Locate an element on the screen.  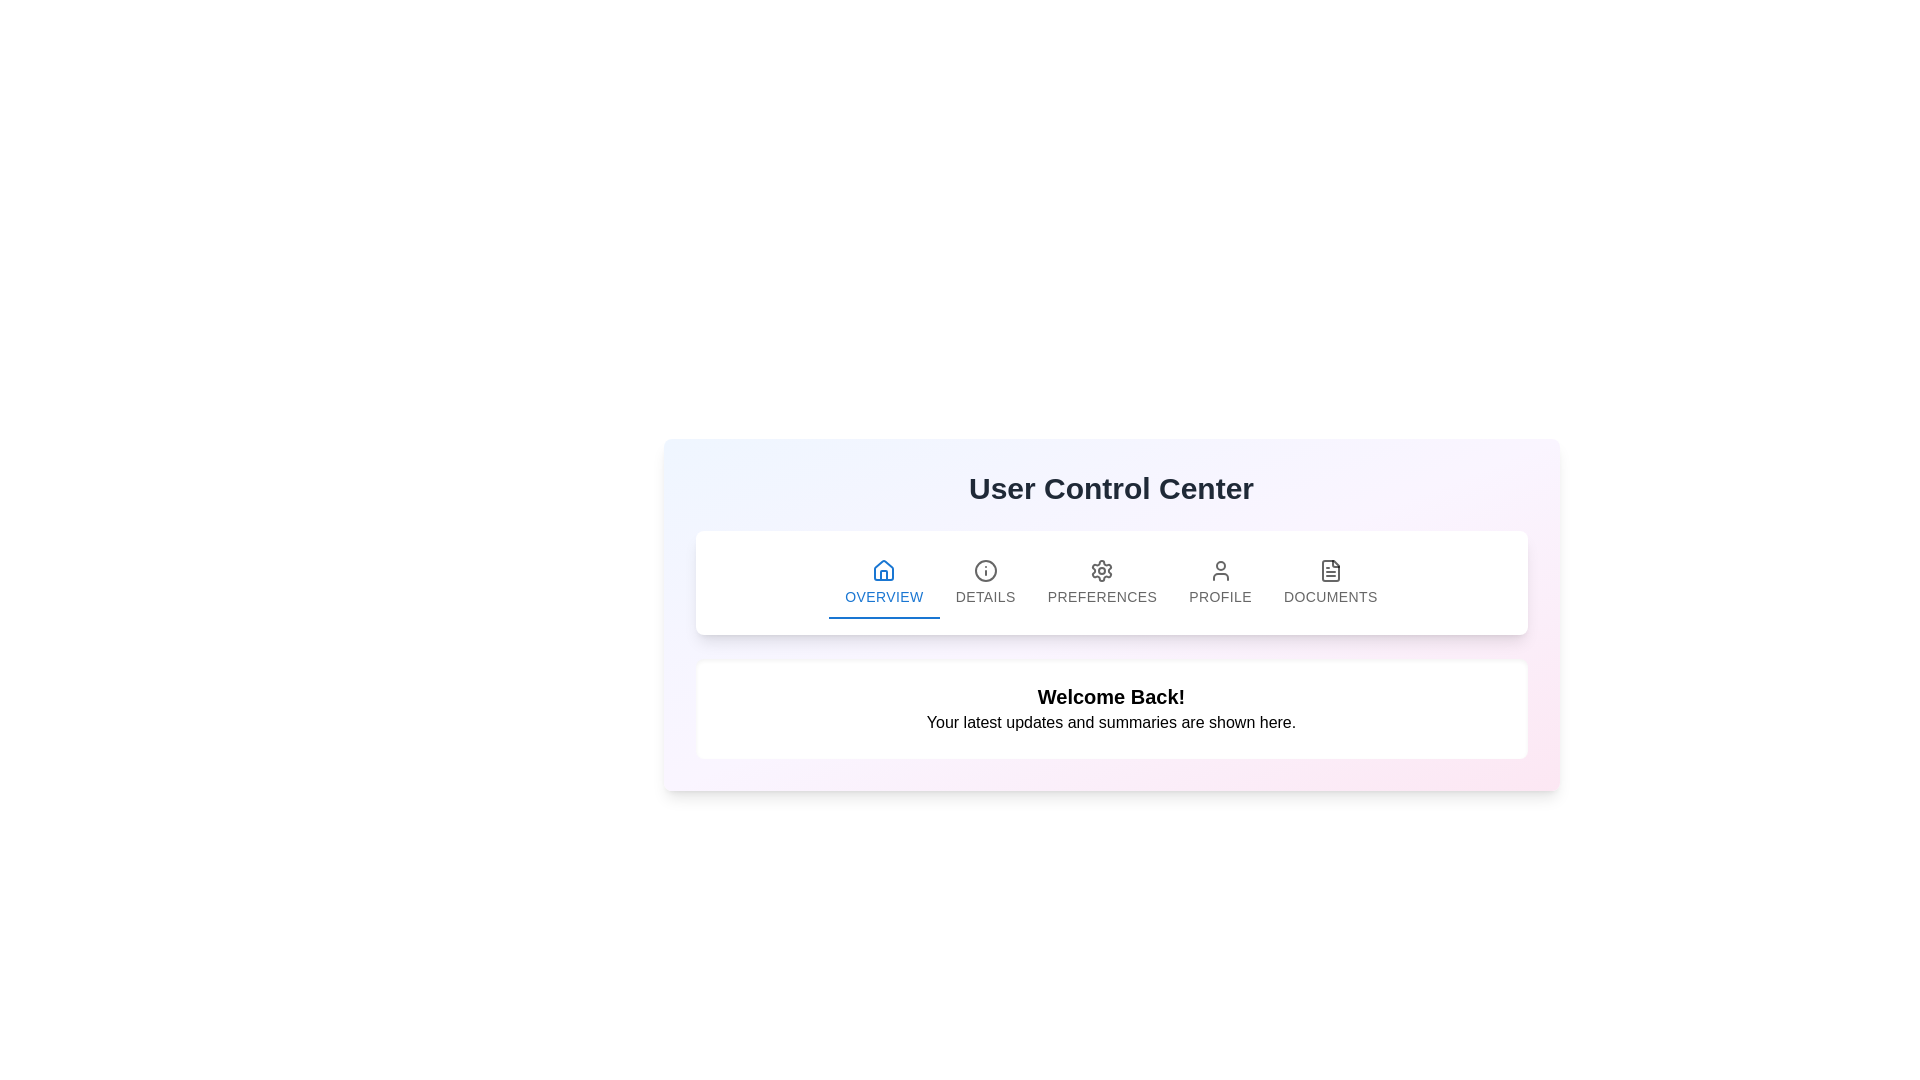
the 'Overview' tab button, which is the first tab on the left in the navigation bar is located at coordinates (883, 582).